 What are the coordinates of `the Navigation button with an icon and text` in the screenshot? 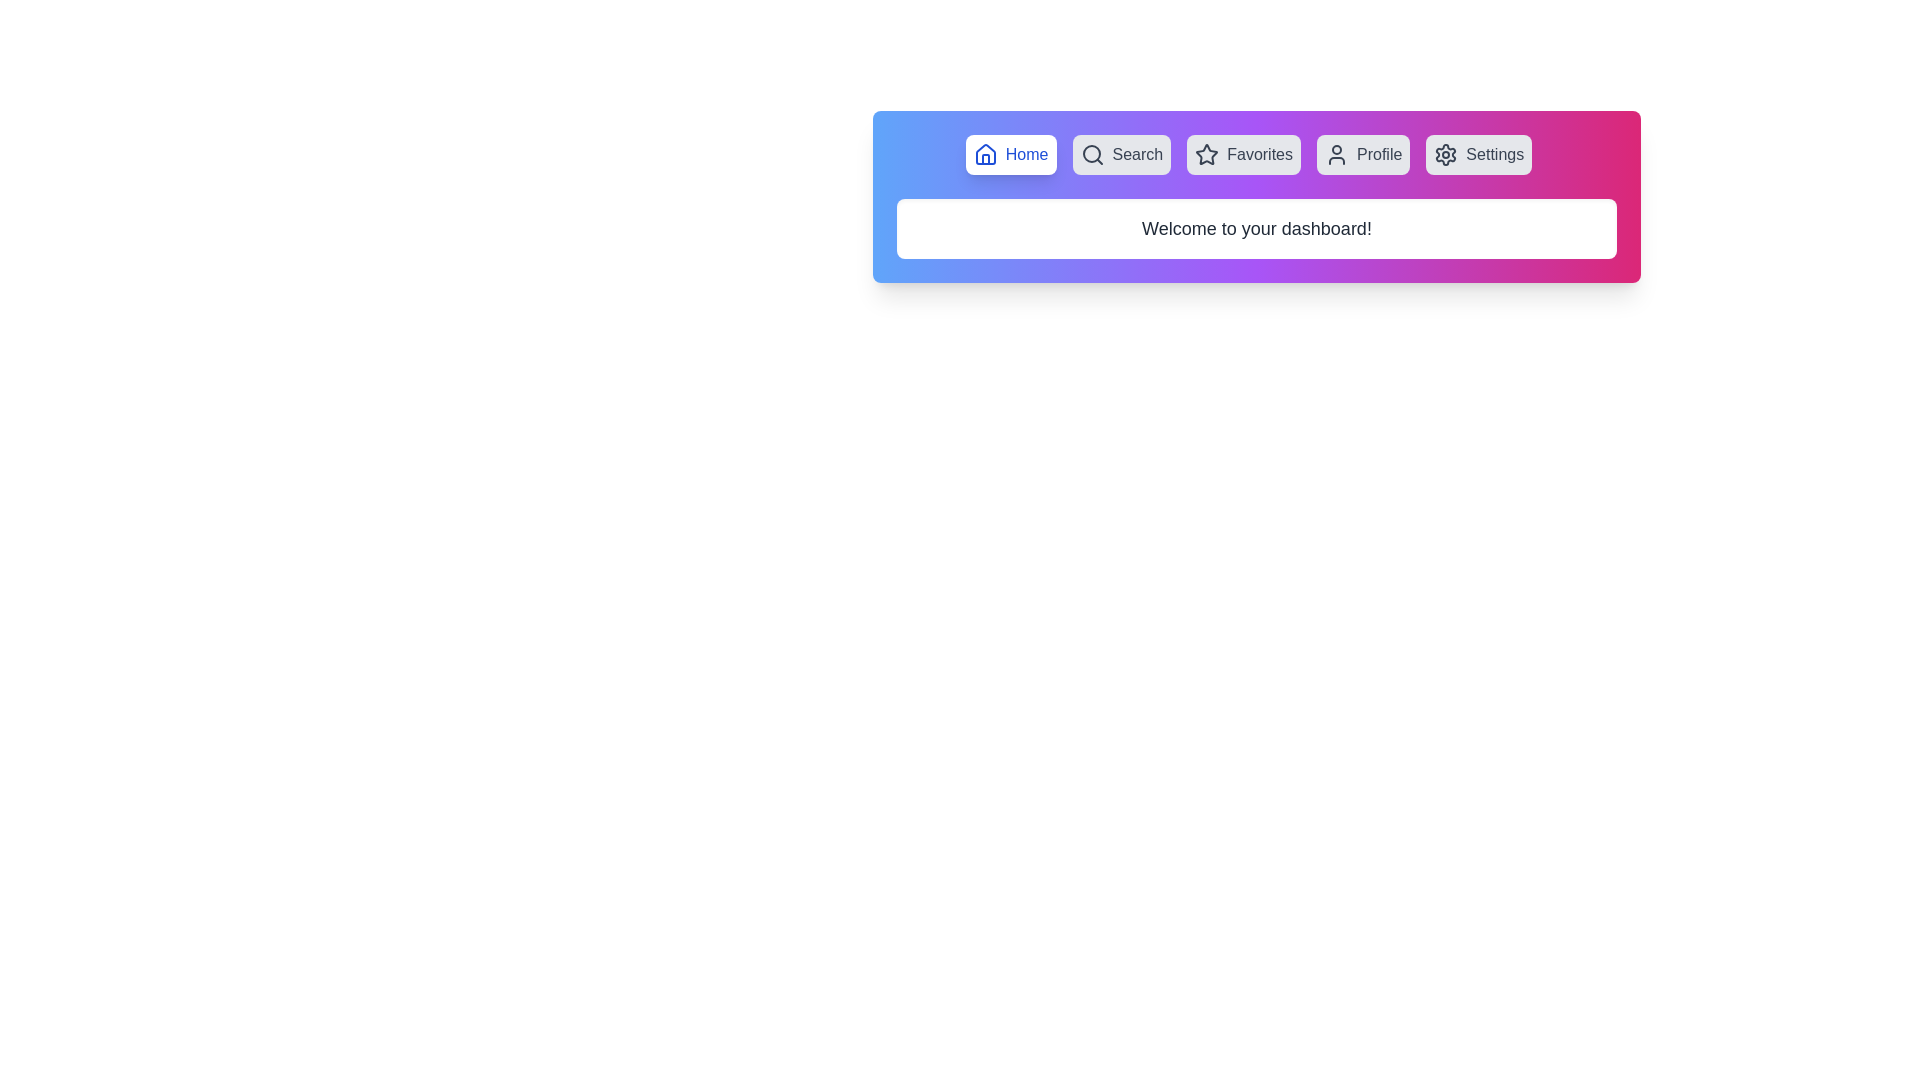 It's located at (1011, 153).